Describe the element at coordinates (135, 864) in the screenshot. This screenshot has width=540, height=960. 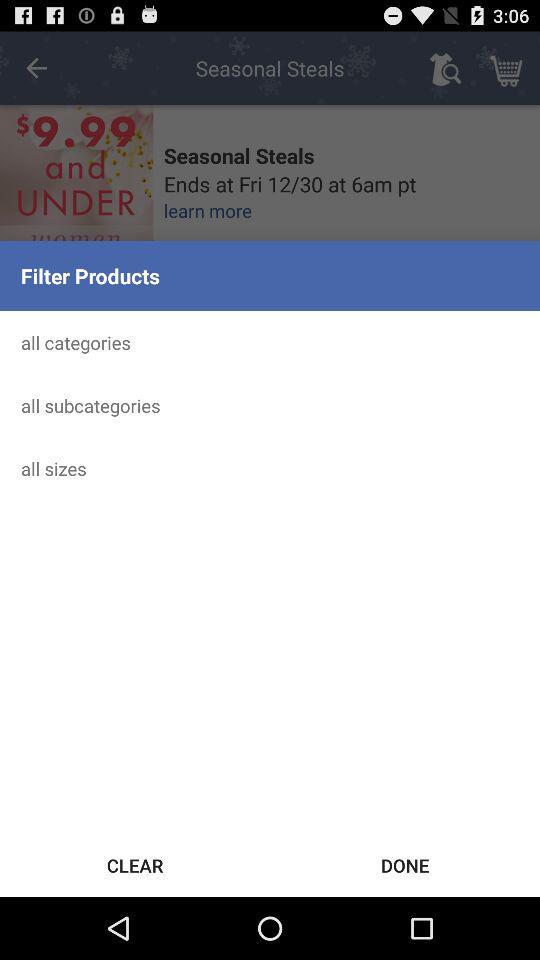
I see `the icon to the left of the done item` at that location.